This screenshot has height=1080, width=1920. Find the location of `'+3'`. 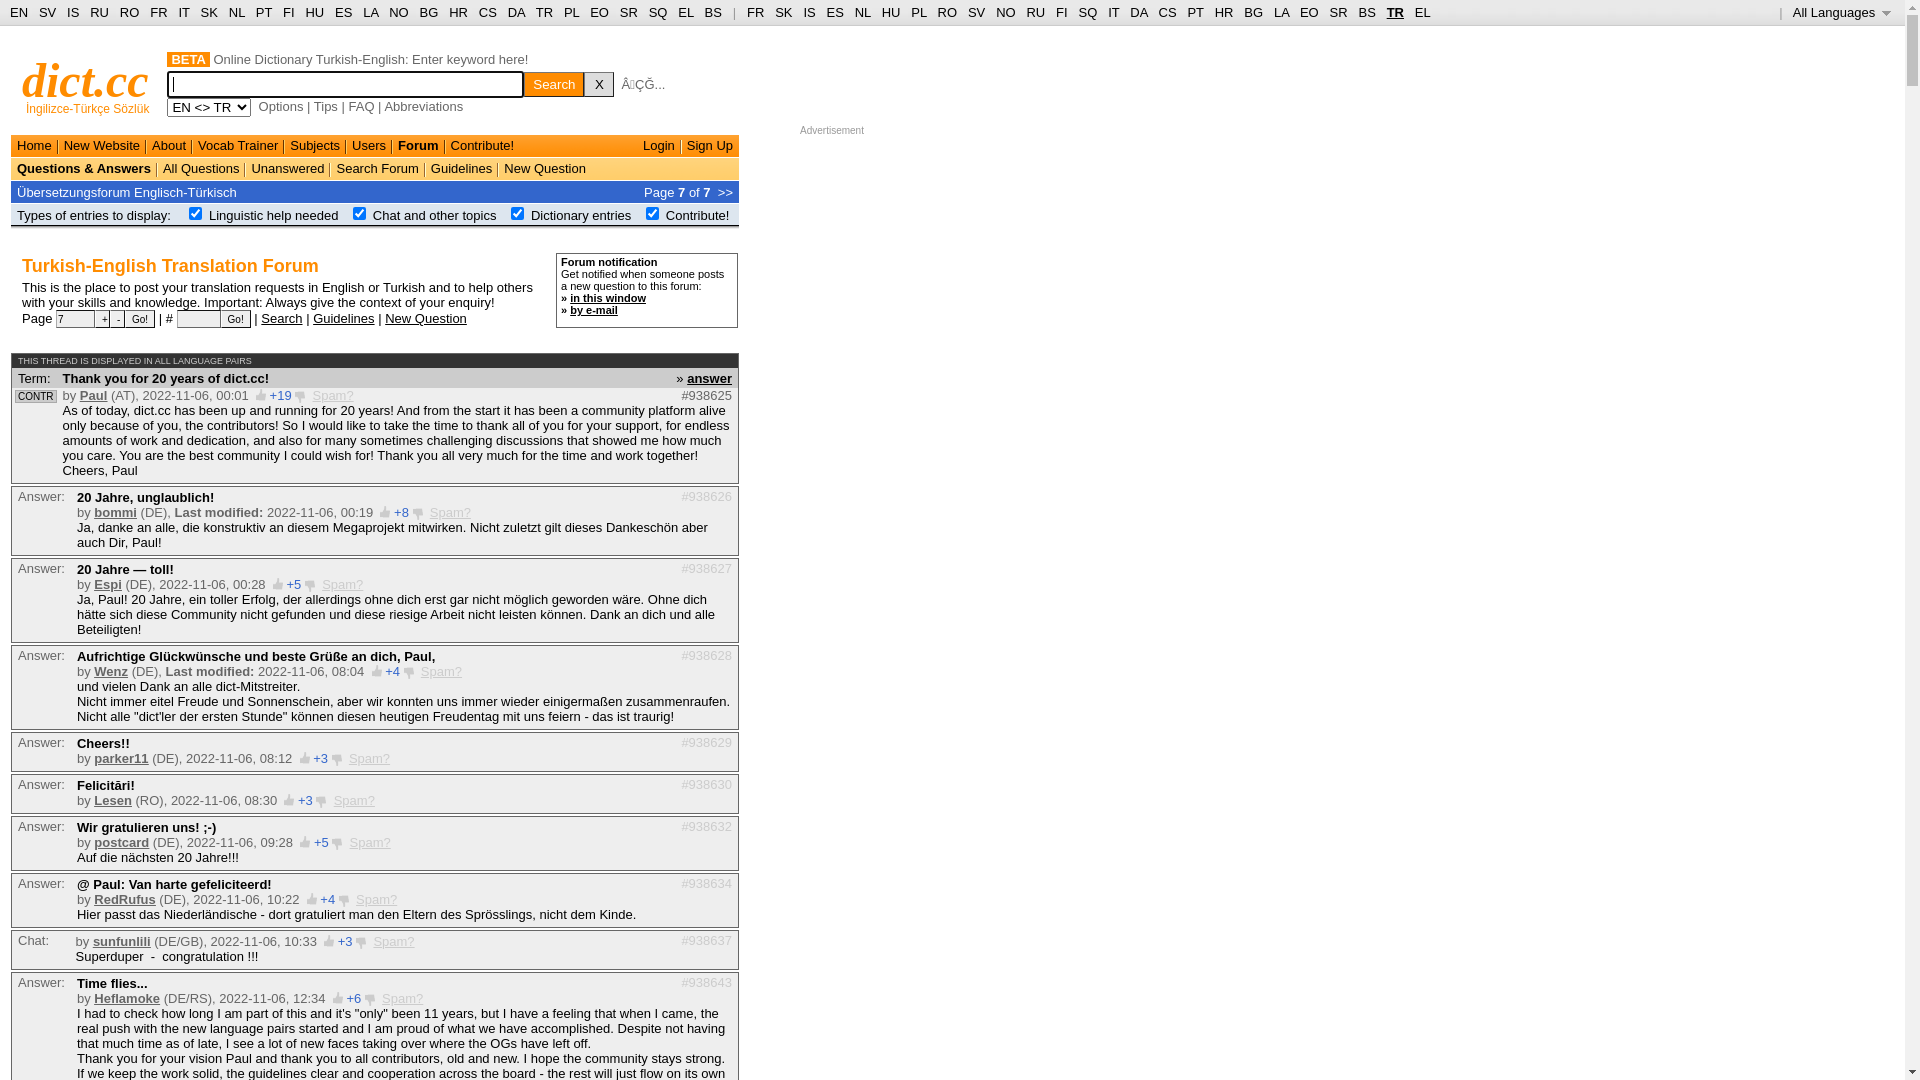

'+3' is located at coordinates (304, 799).